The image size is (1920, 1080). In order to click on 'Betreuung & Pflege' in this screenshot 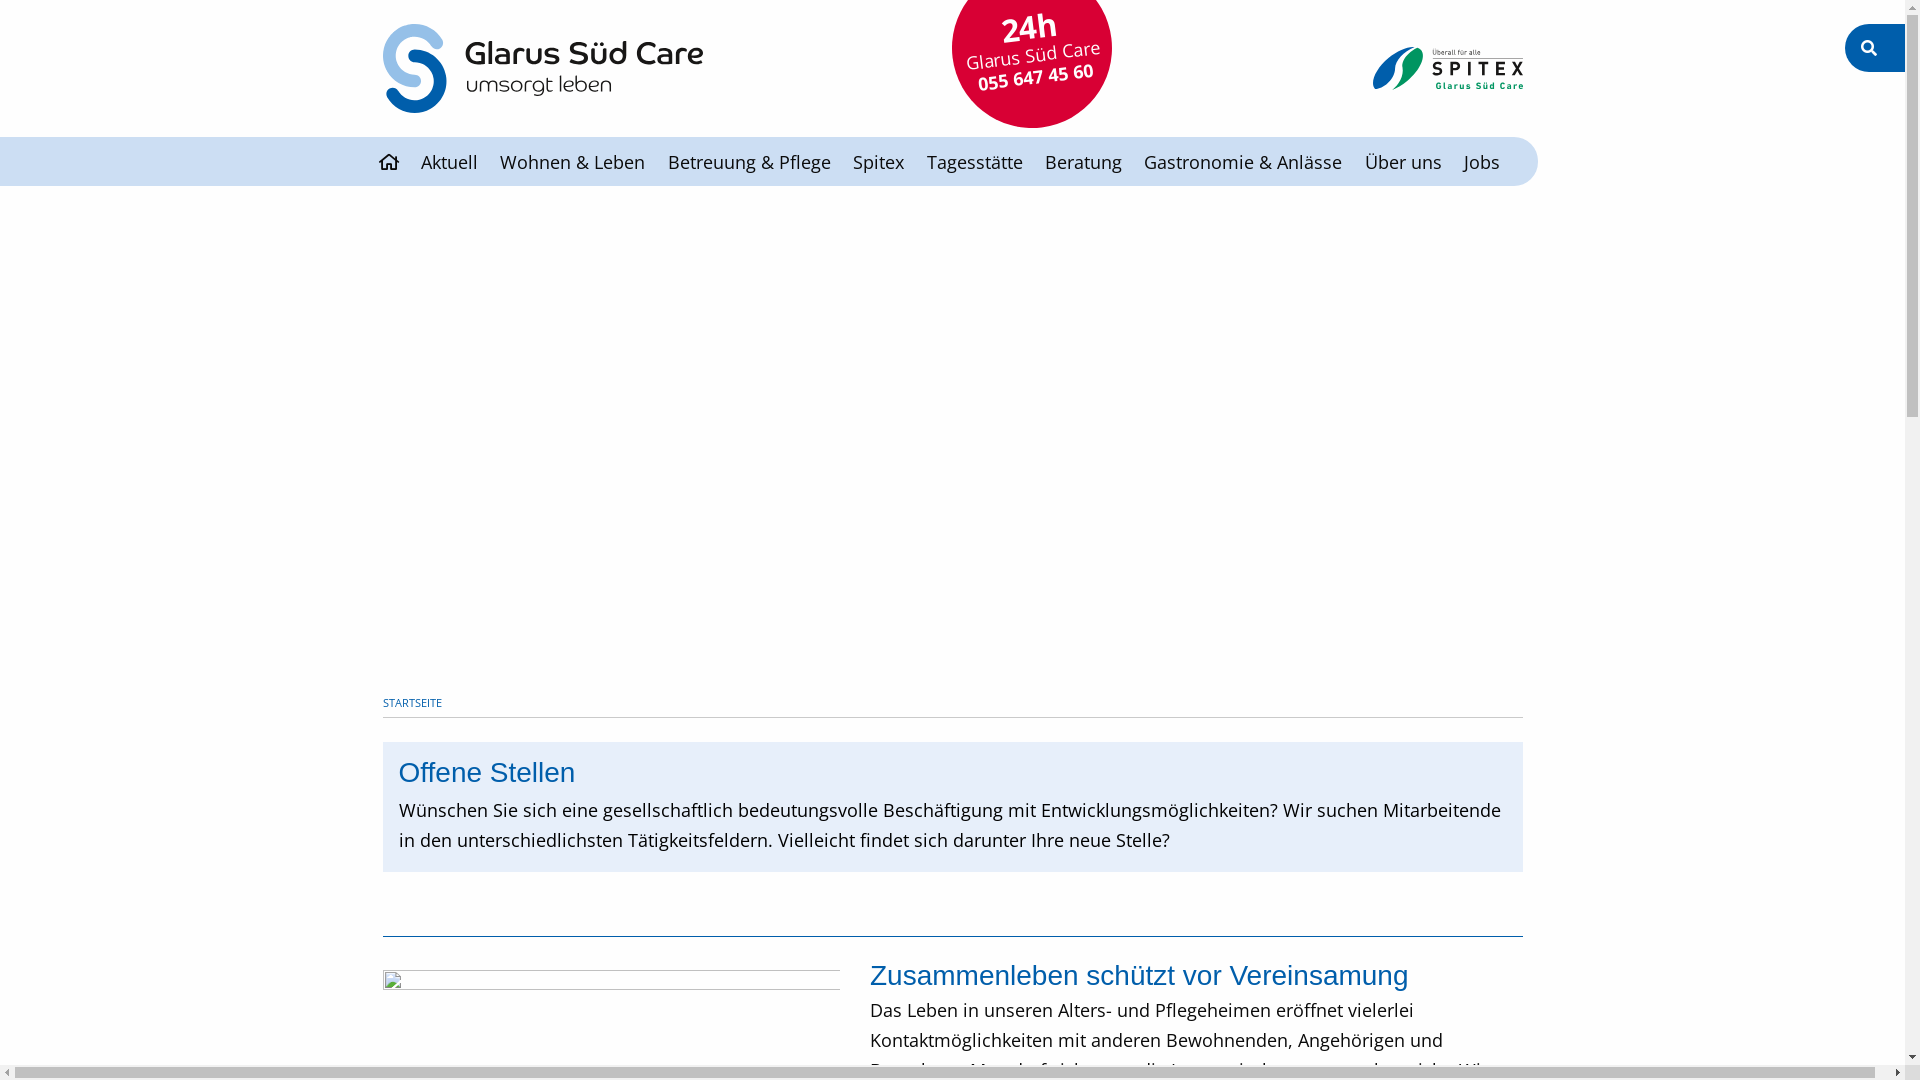, I will do `click(748, 160)`.